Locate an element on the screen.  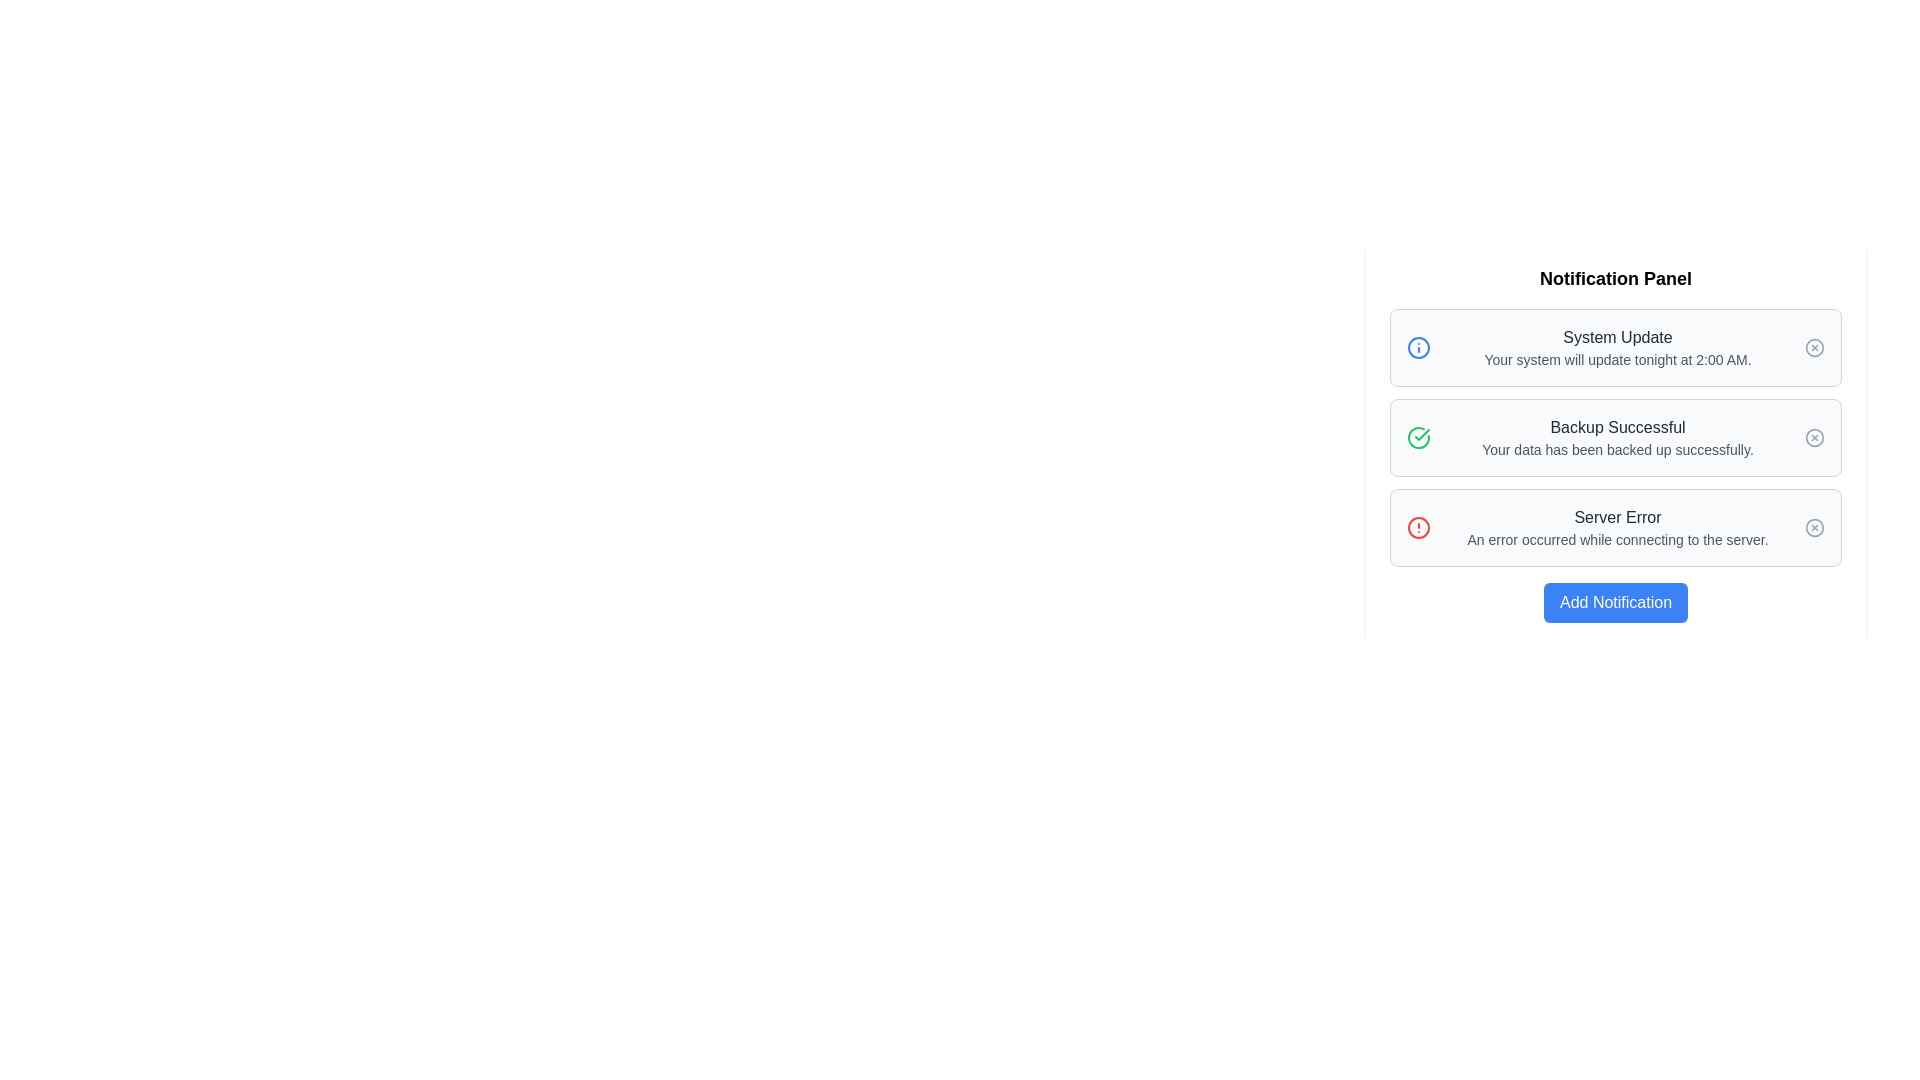
the 'Server Error' text label, which is styled with a medium font weight and gray color, located in the notification panel is located at coordinates (1617, 516).